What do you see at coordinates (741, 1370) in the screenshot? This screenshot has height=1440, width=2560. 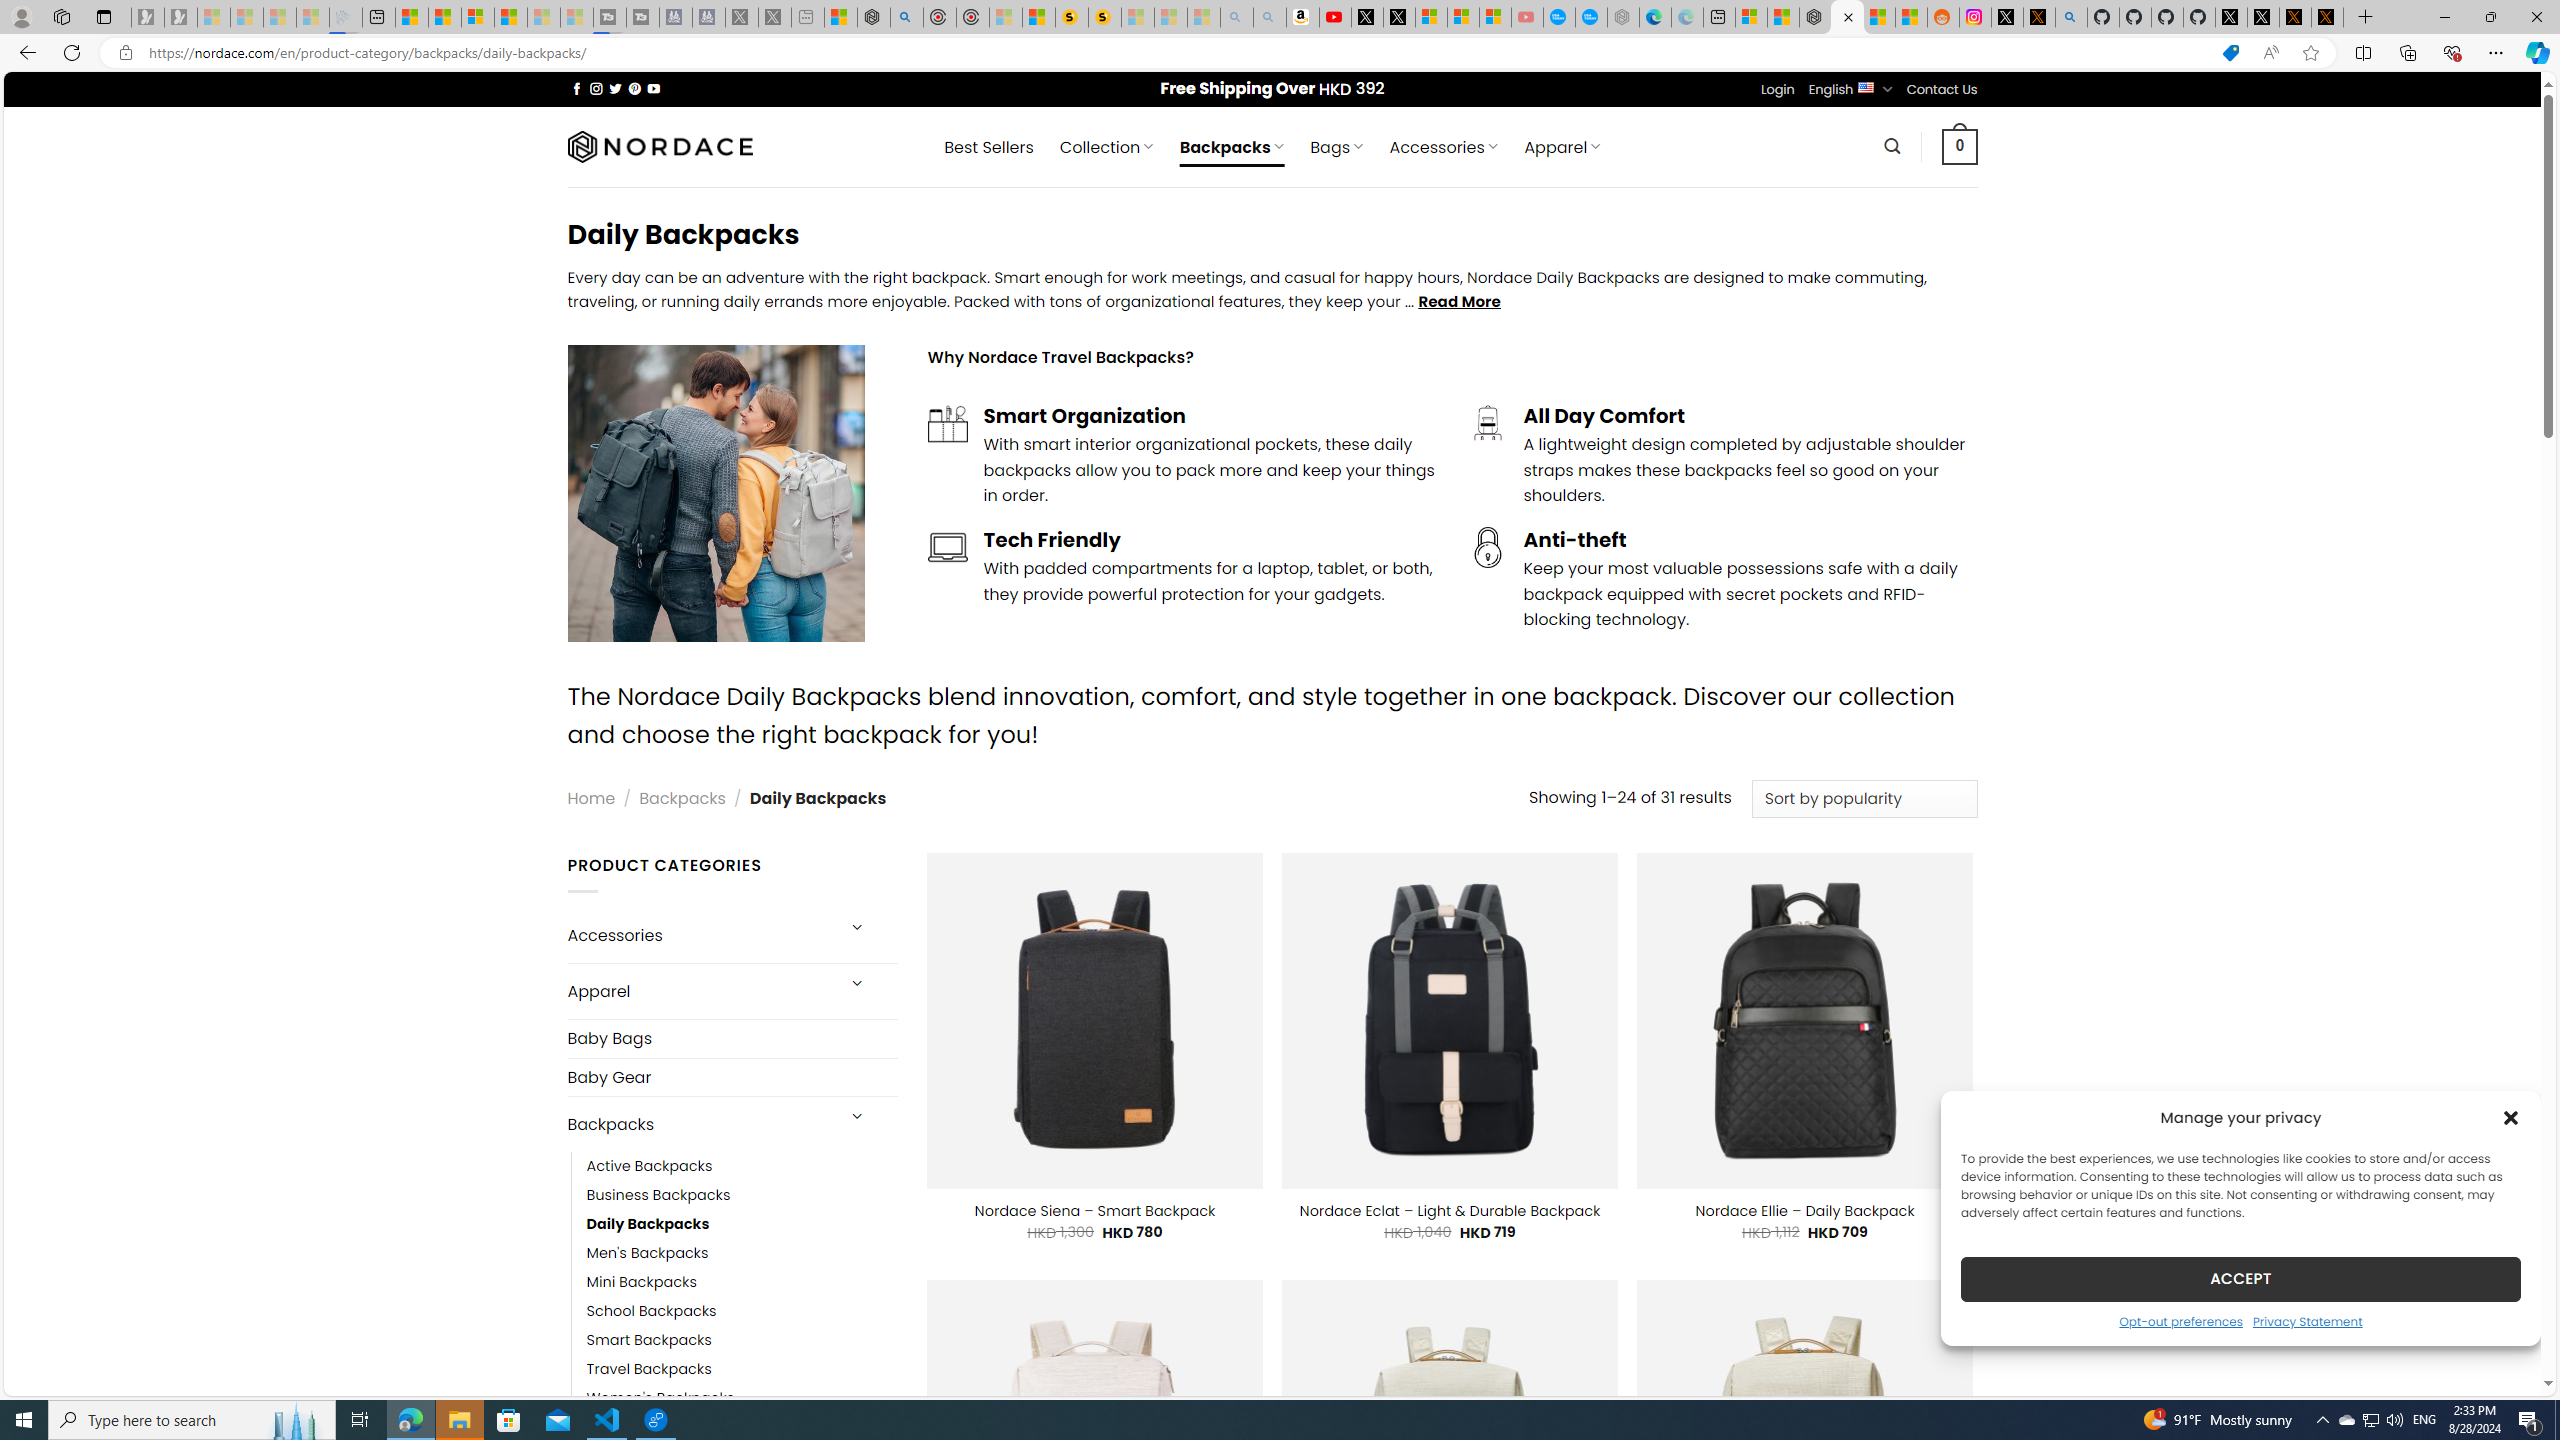 I see `'Travel Backpacks'` at bounding box center [741, 1370].